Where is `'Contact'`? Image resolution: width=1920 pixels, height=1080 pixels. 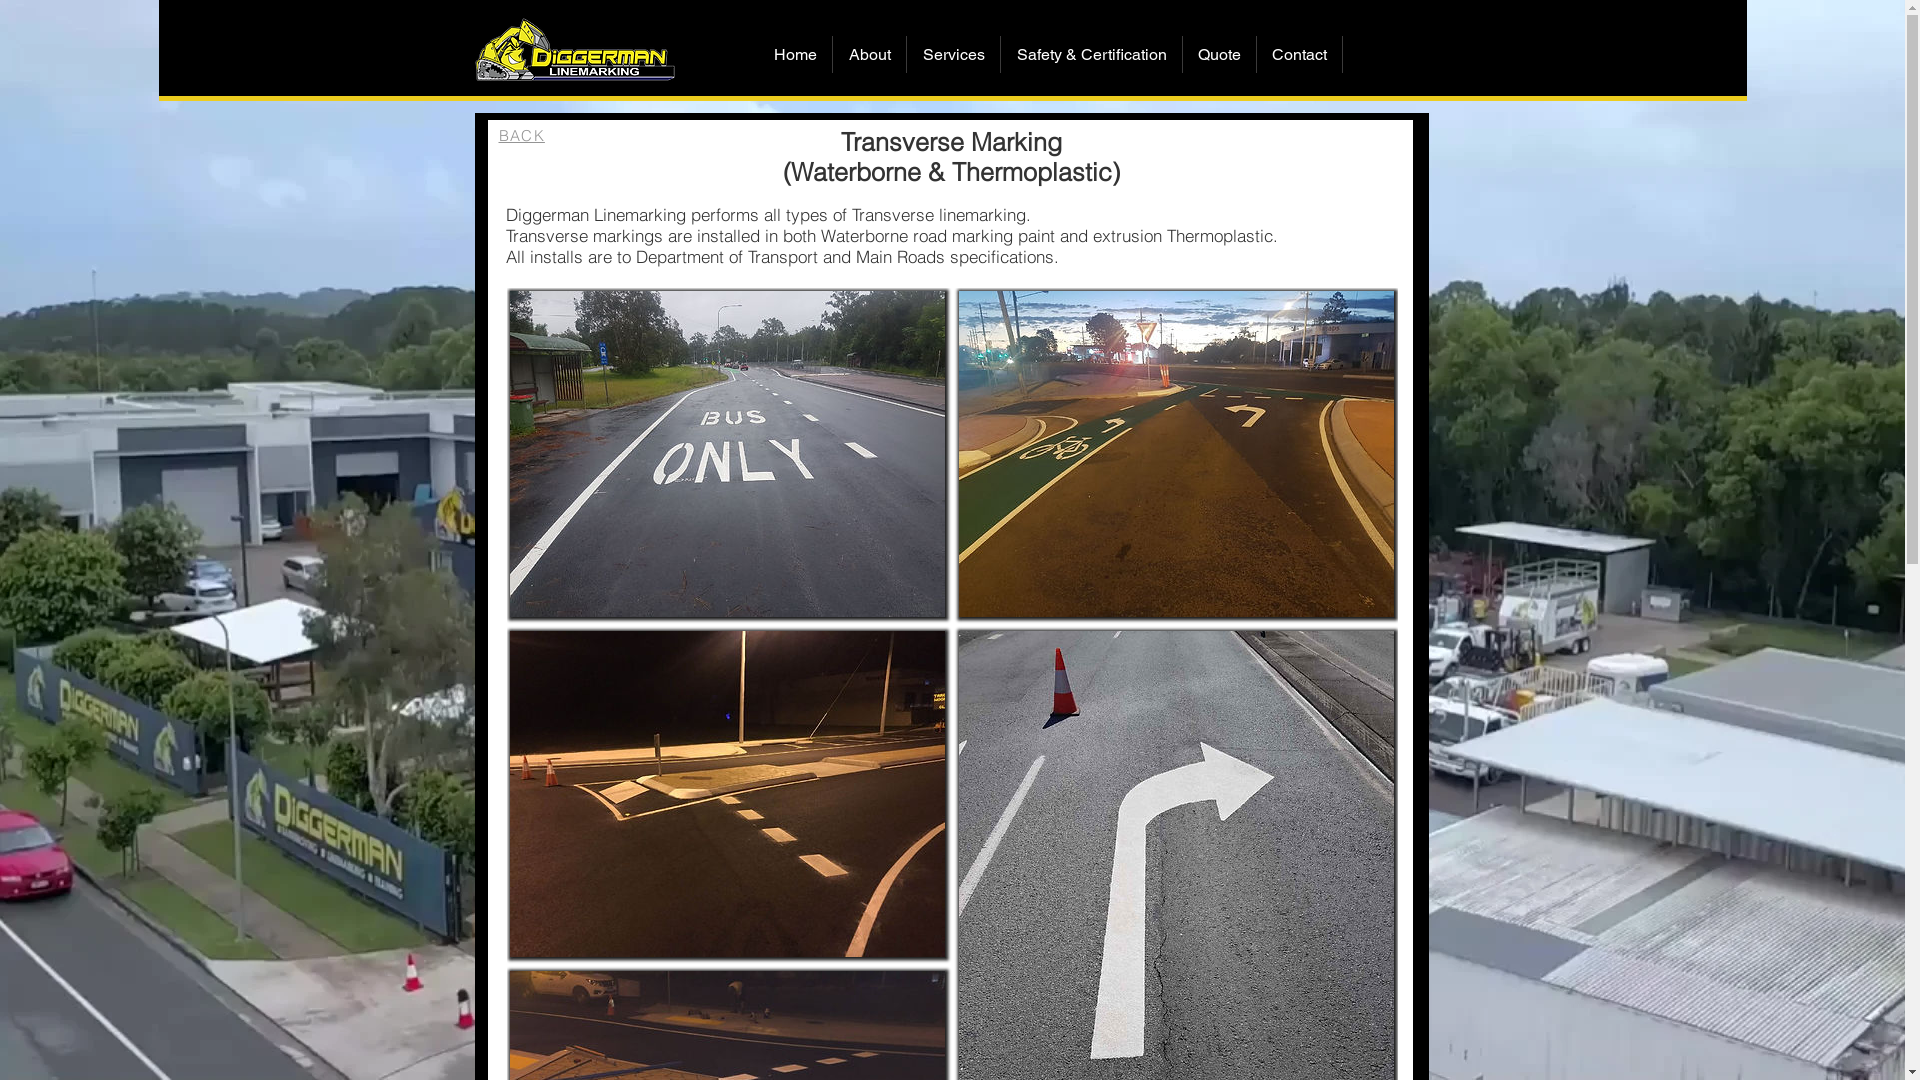
'Contact' is located at coordinates (1299, 53).